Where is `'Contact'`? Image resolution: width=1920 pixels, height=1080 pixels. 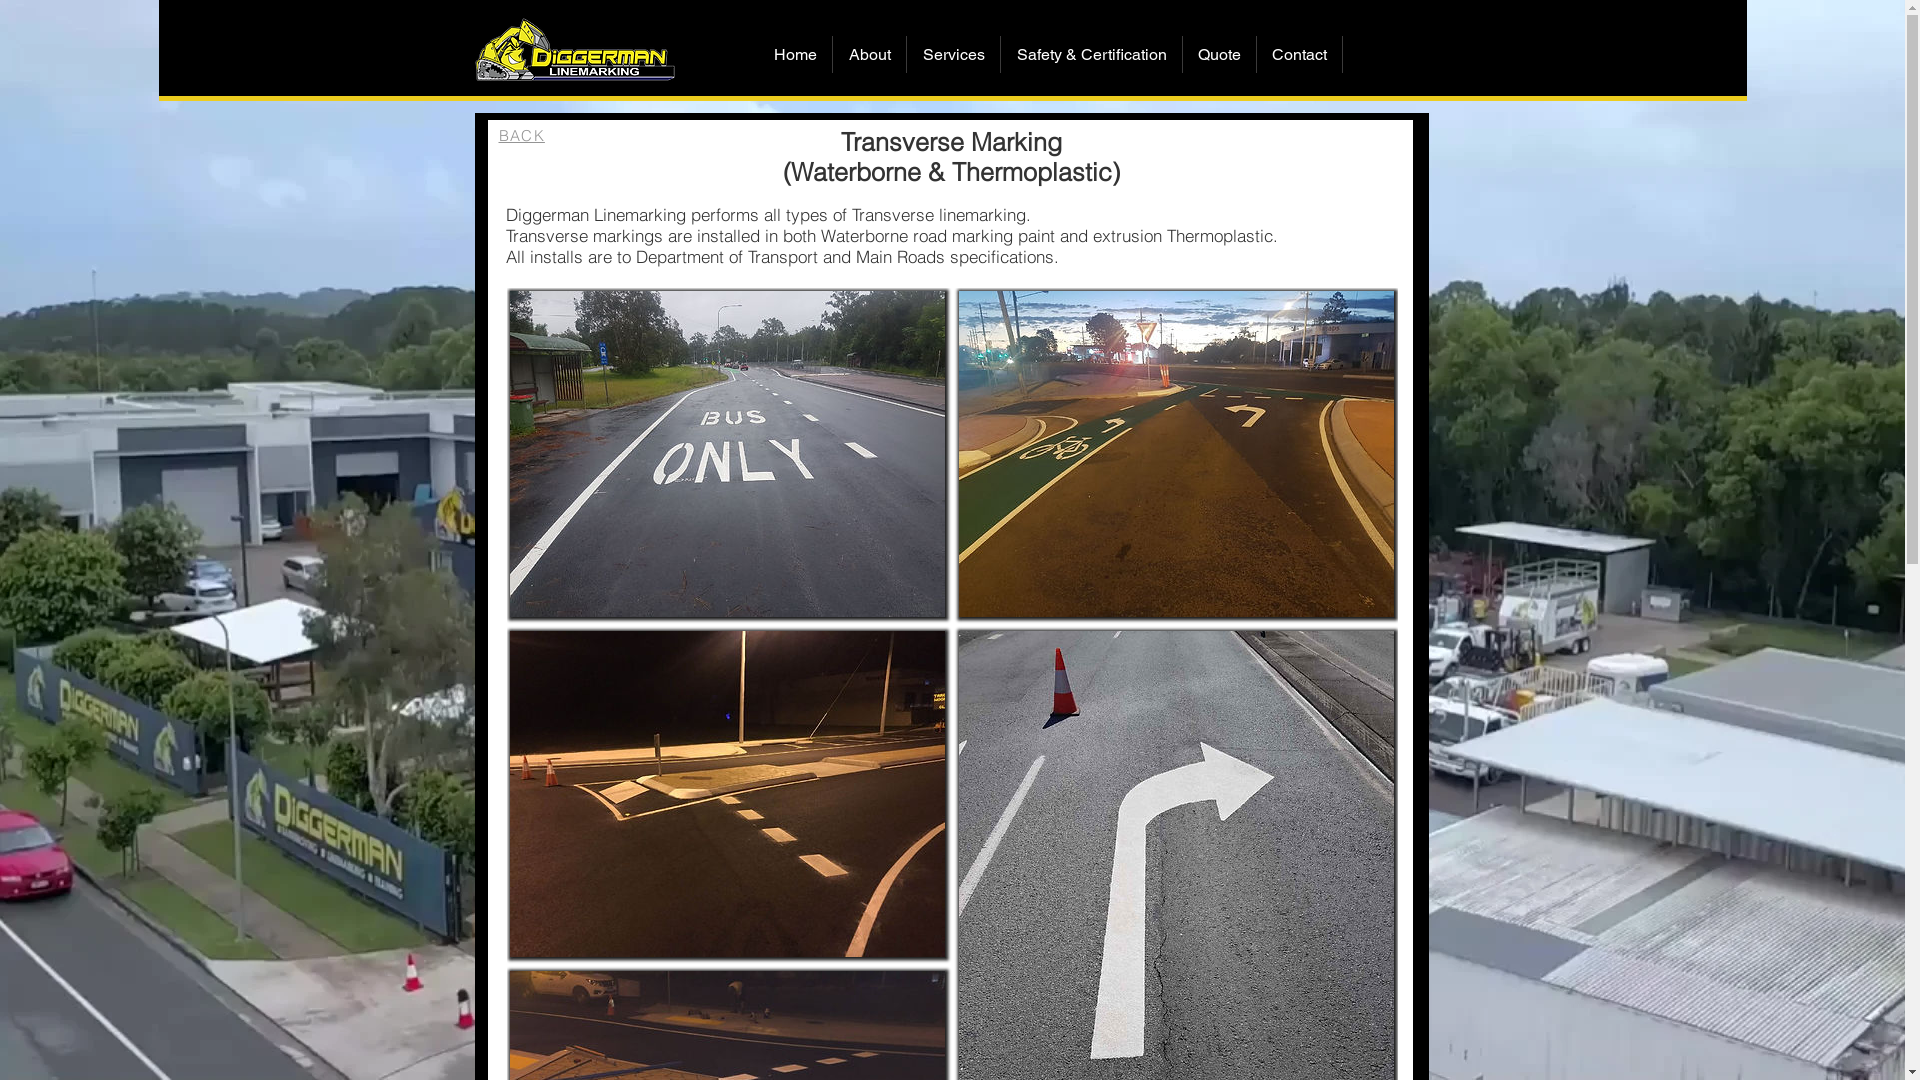
'Contact' is located at coordinates (1299, 53).